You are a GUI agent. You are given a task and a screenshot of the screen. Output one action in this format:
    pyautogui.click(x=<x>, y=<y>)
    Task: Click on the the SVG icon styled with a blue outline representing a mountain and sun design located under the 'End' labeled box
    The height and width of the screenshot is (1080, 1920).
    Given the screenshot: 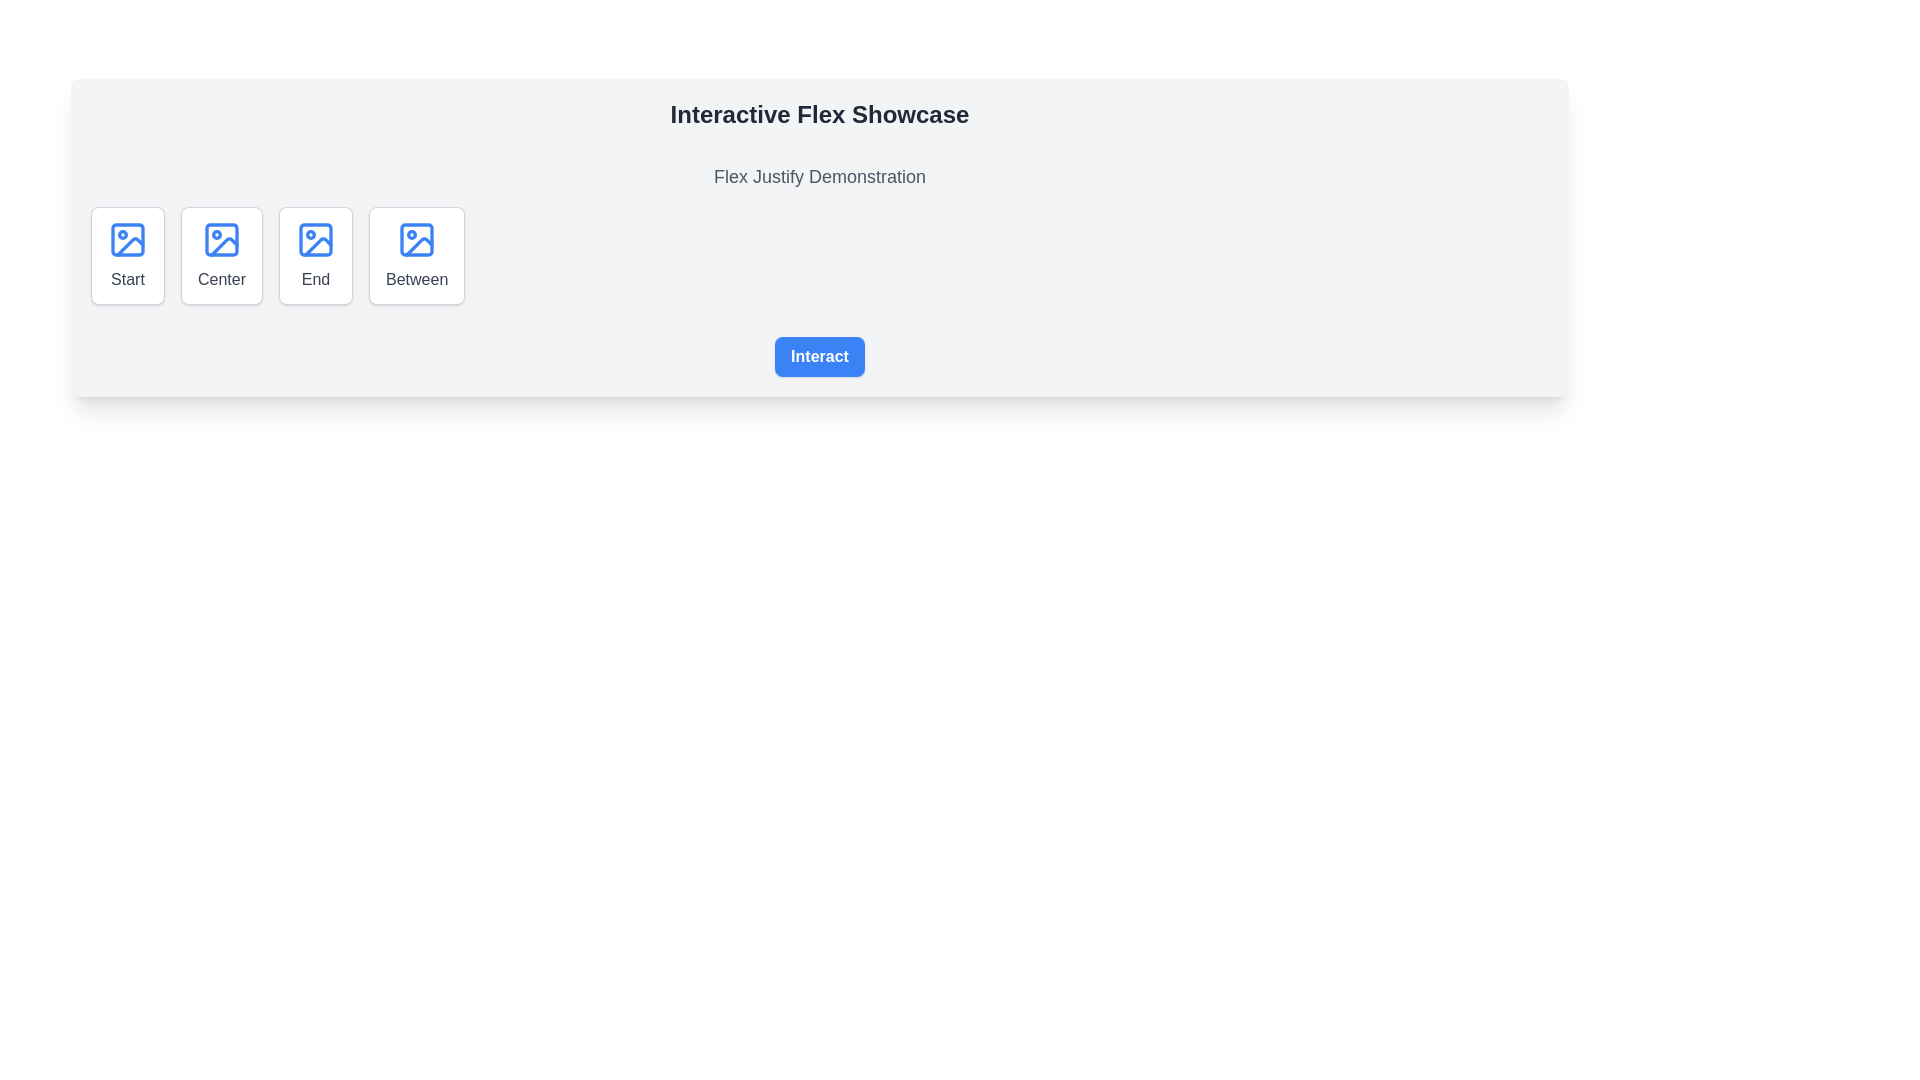 What is the action you would take?
    pyautogui.click(x=315, y=238)
    